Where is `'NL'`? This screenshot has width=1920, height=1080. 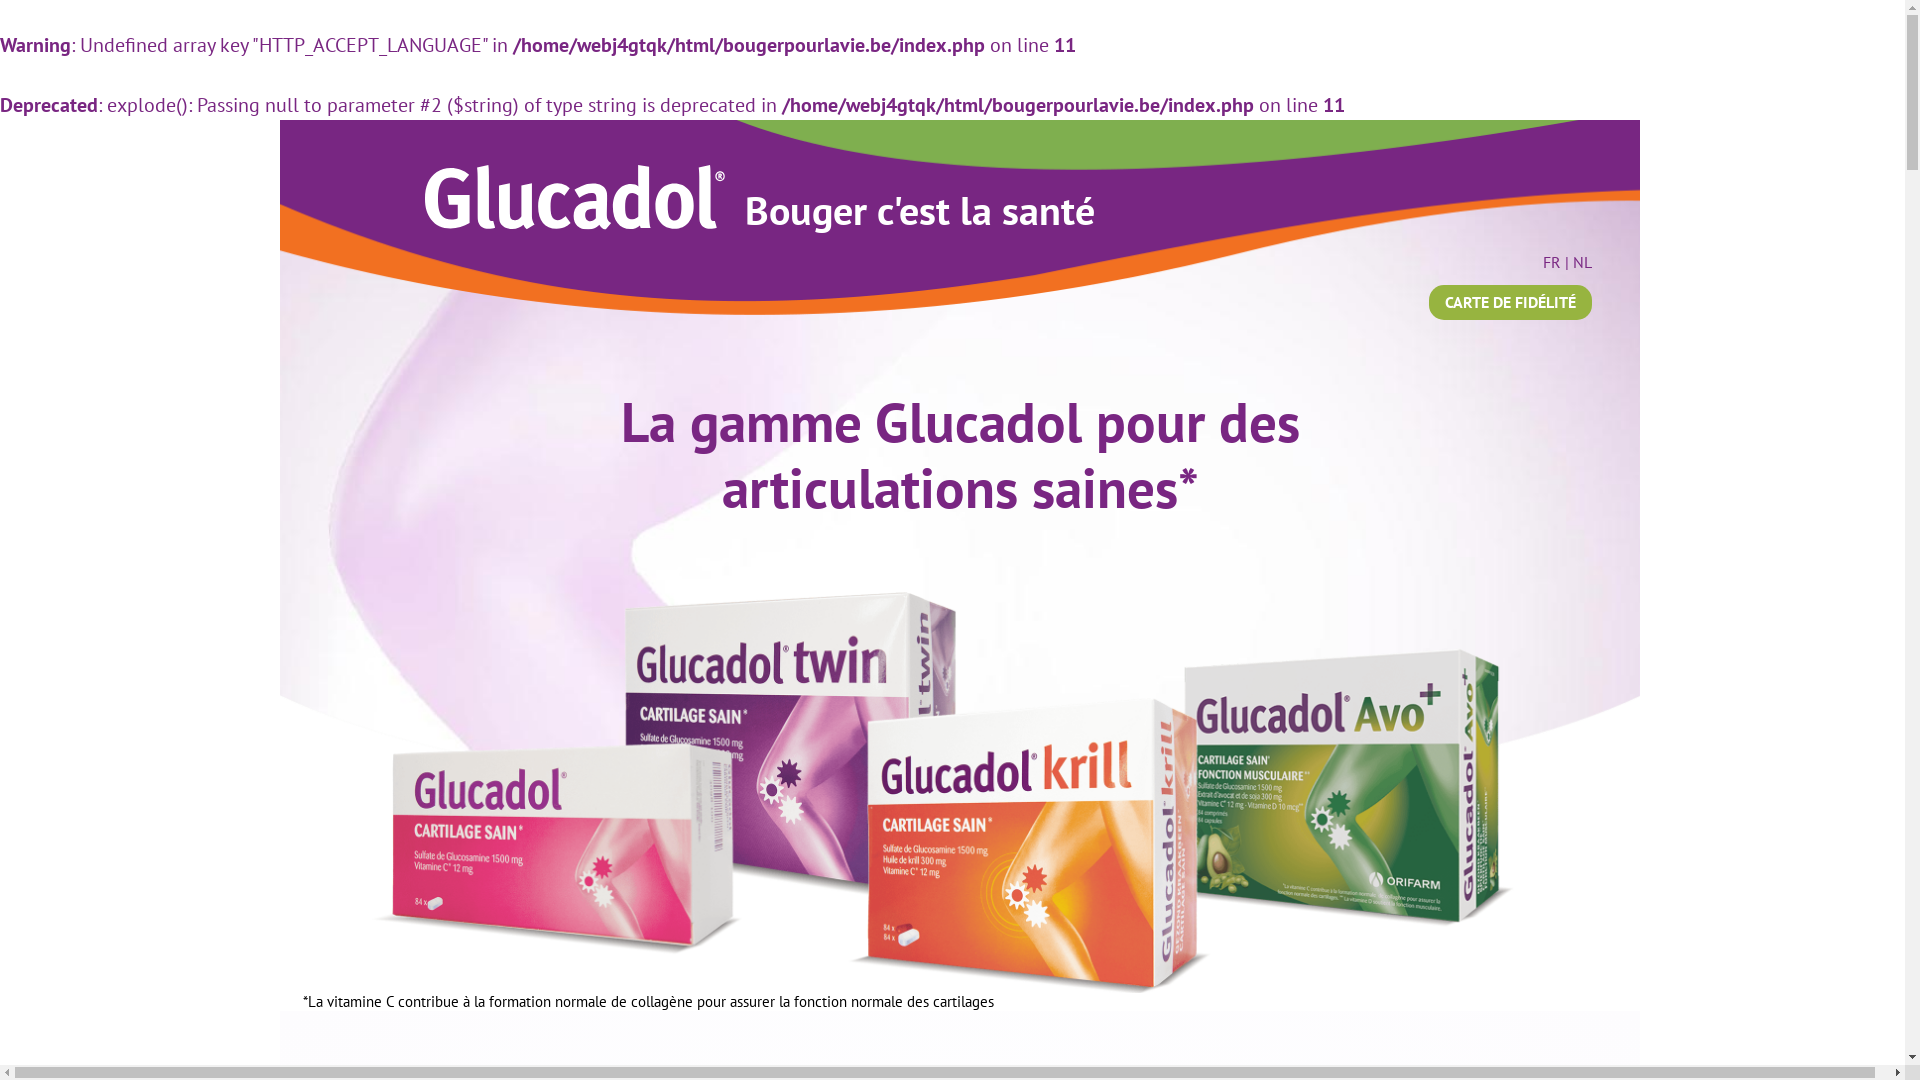
'NL' is located at coordinates (1581, 261).